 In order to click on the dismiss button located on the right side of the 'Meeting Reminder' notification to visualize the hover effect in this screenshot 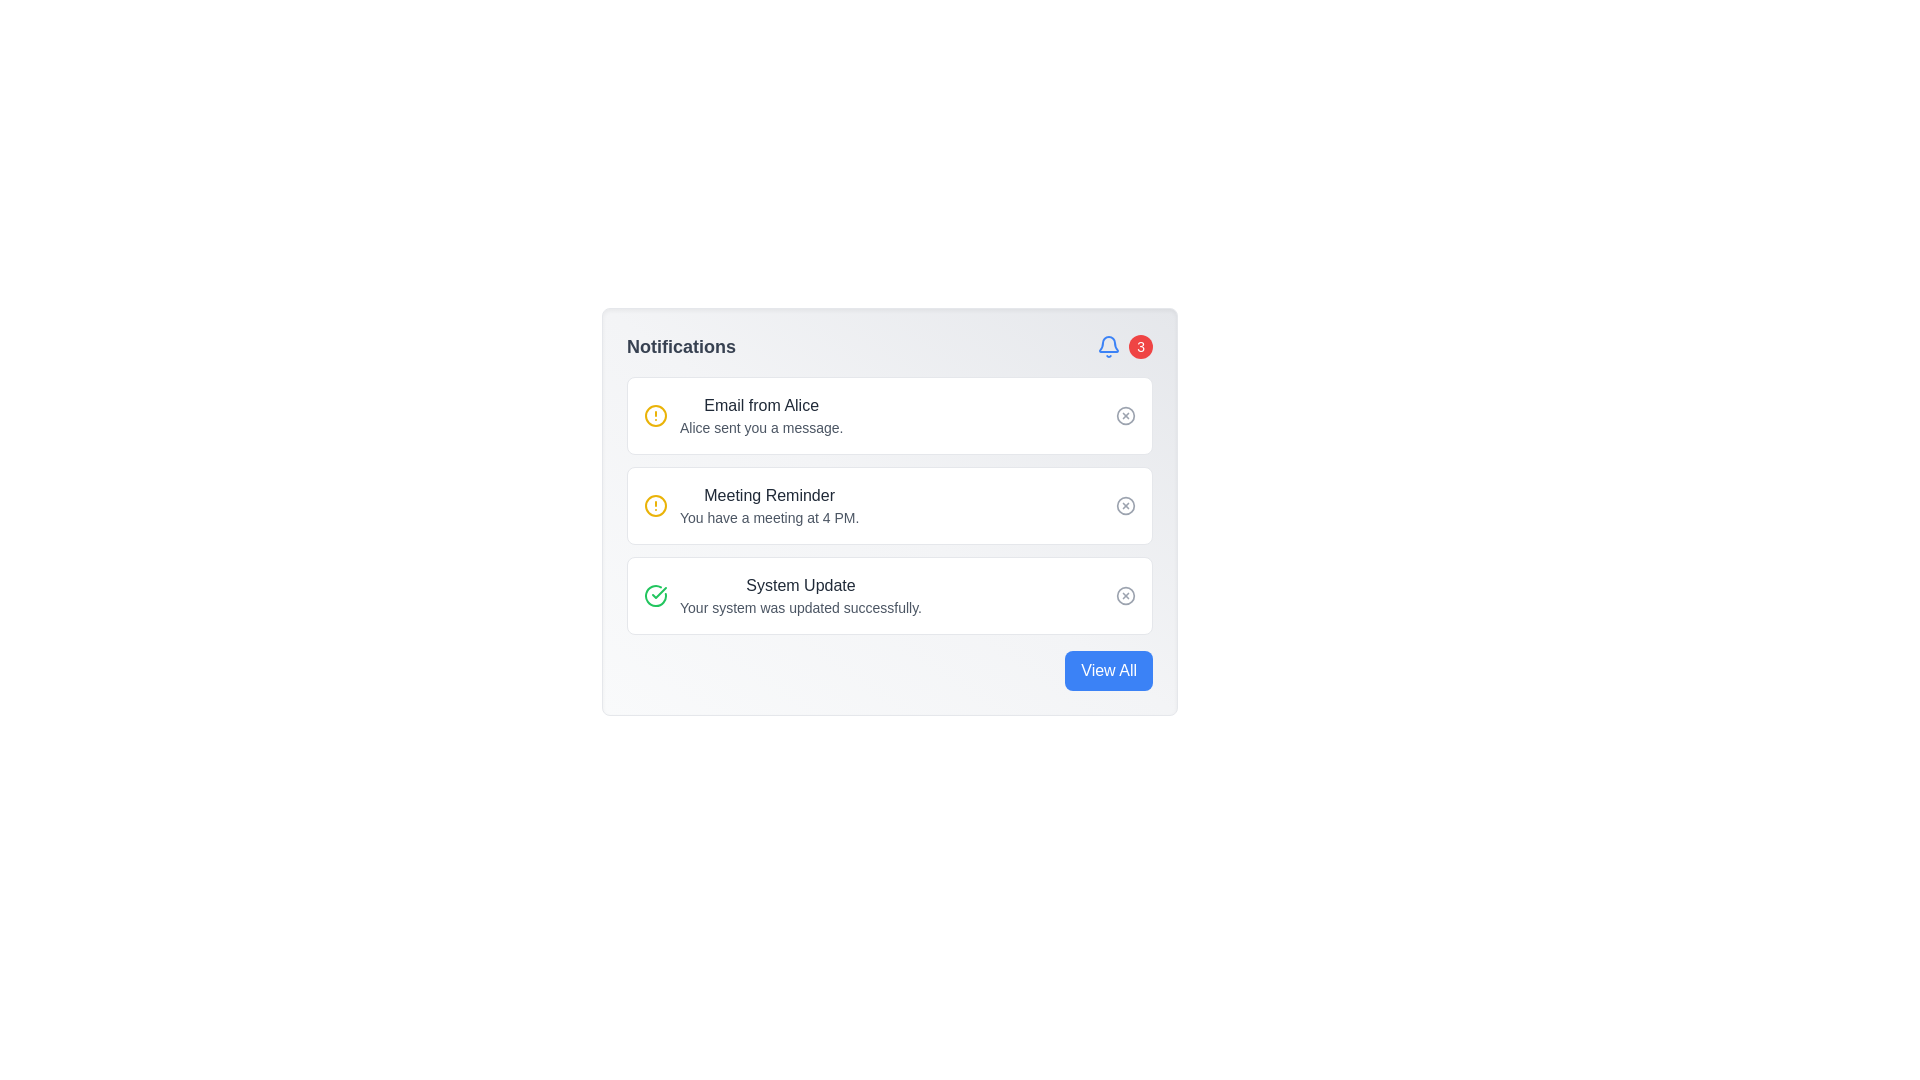, I will do `click(1126, 504)`.